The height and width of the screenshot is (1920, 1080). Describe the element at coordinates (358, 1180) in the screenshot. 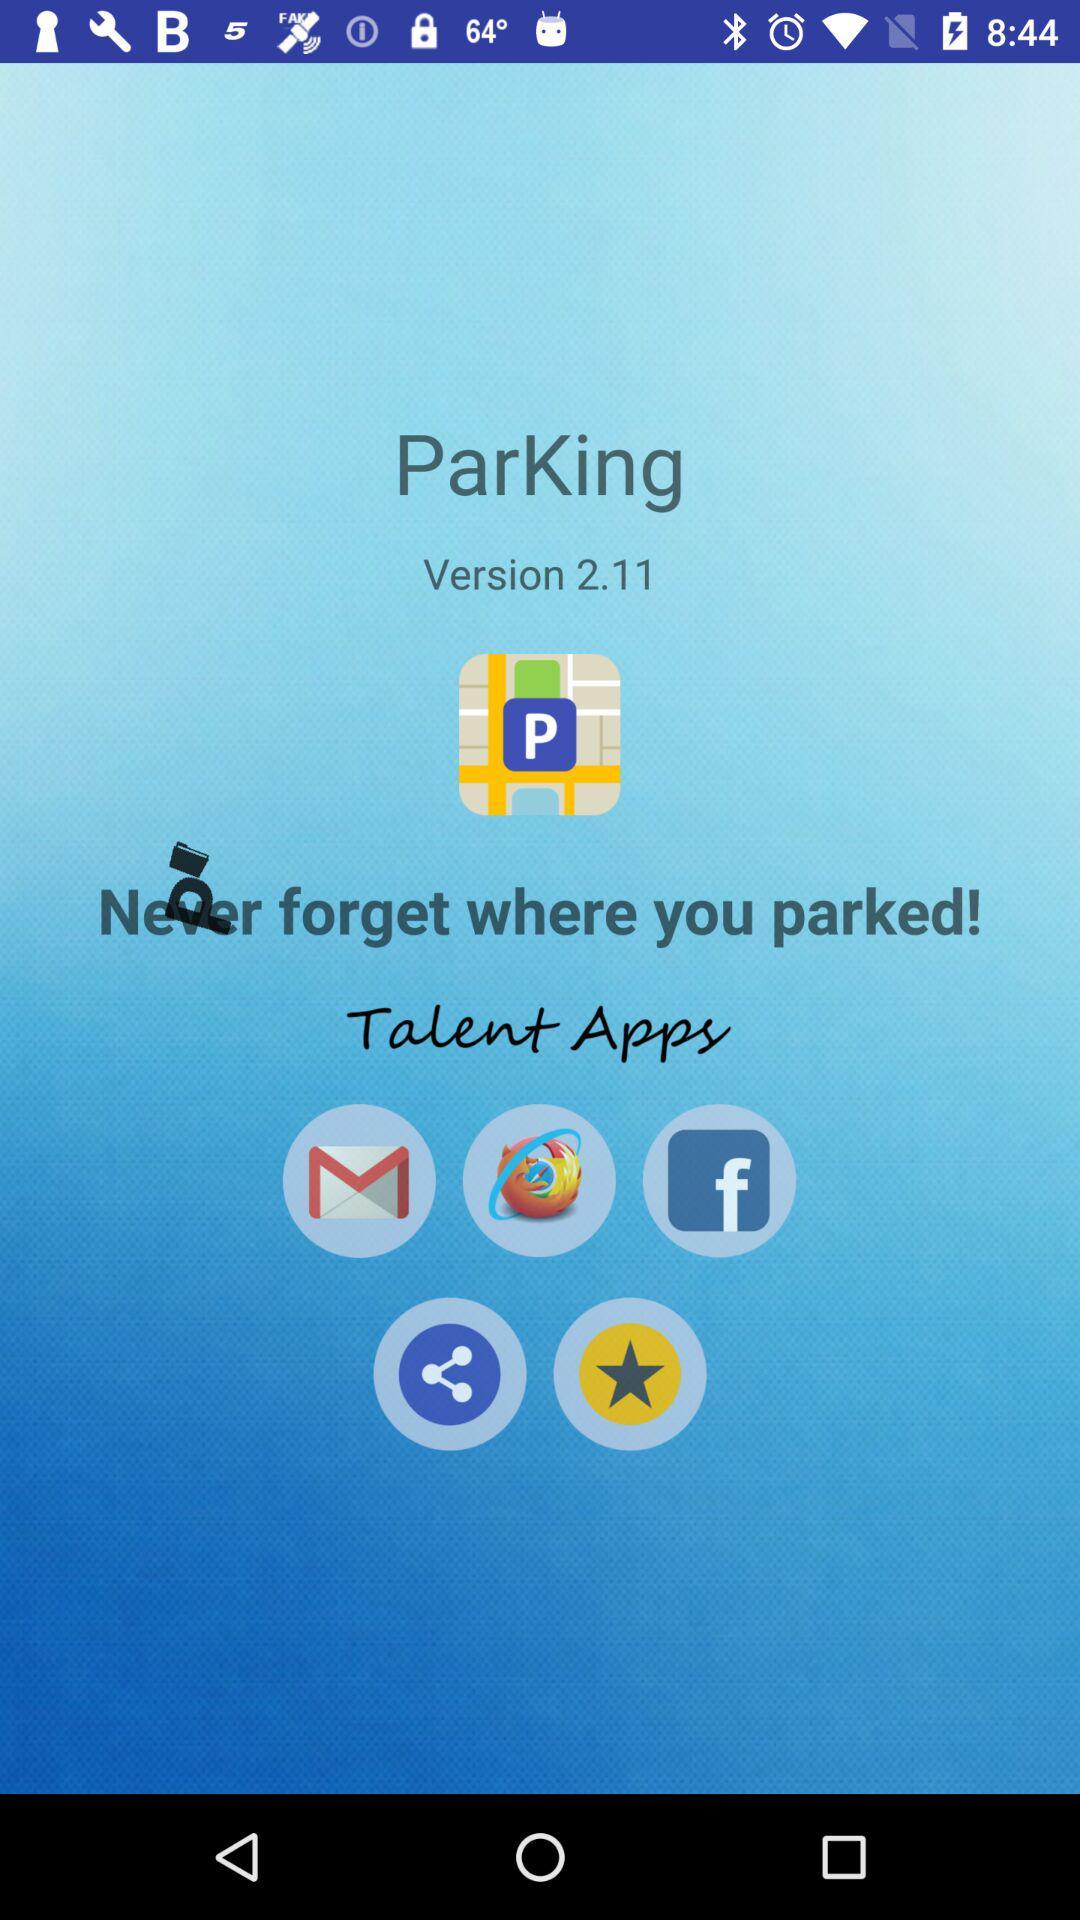

I see `gmail` at that location.